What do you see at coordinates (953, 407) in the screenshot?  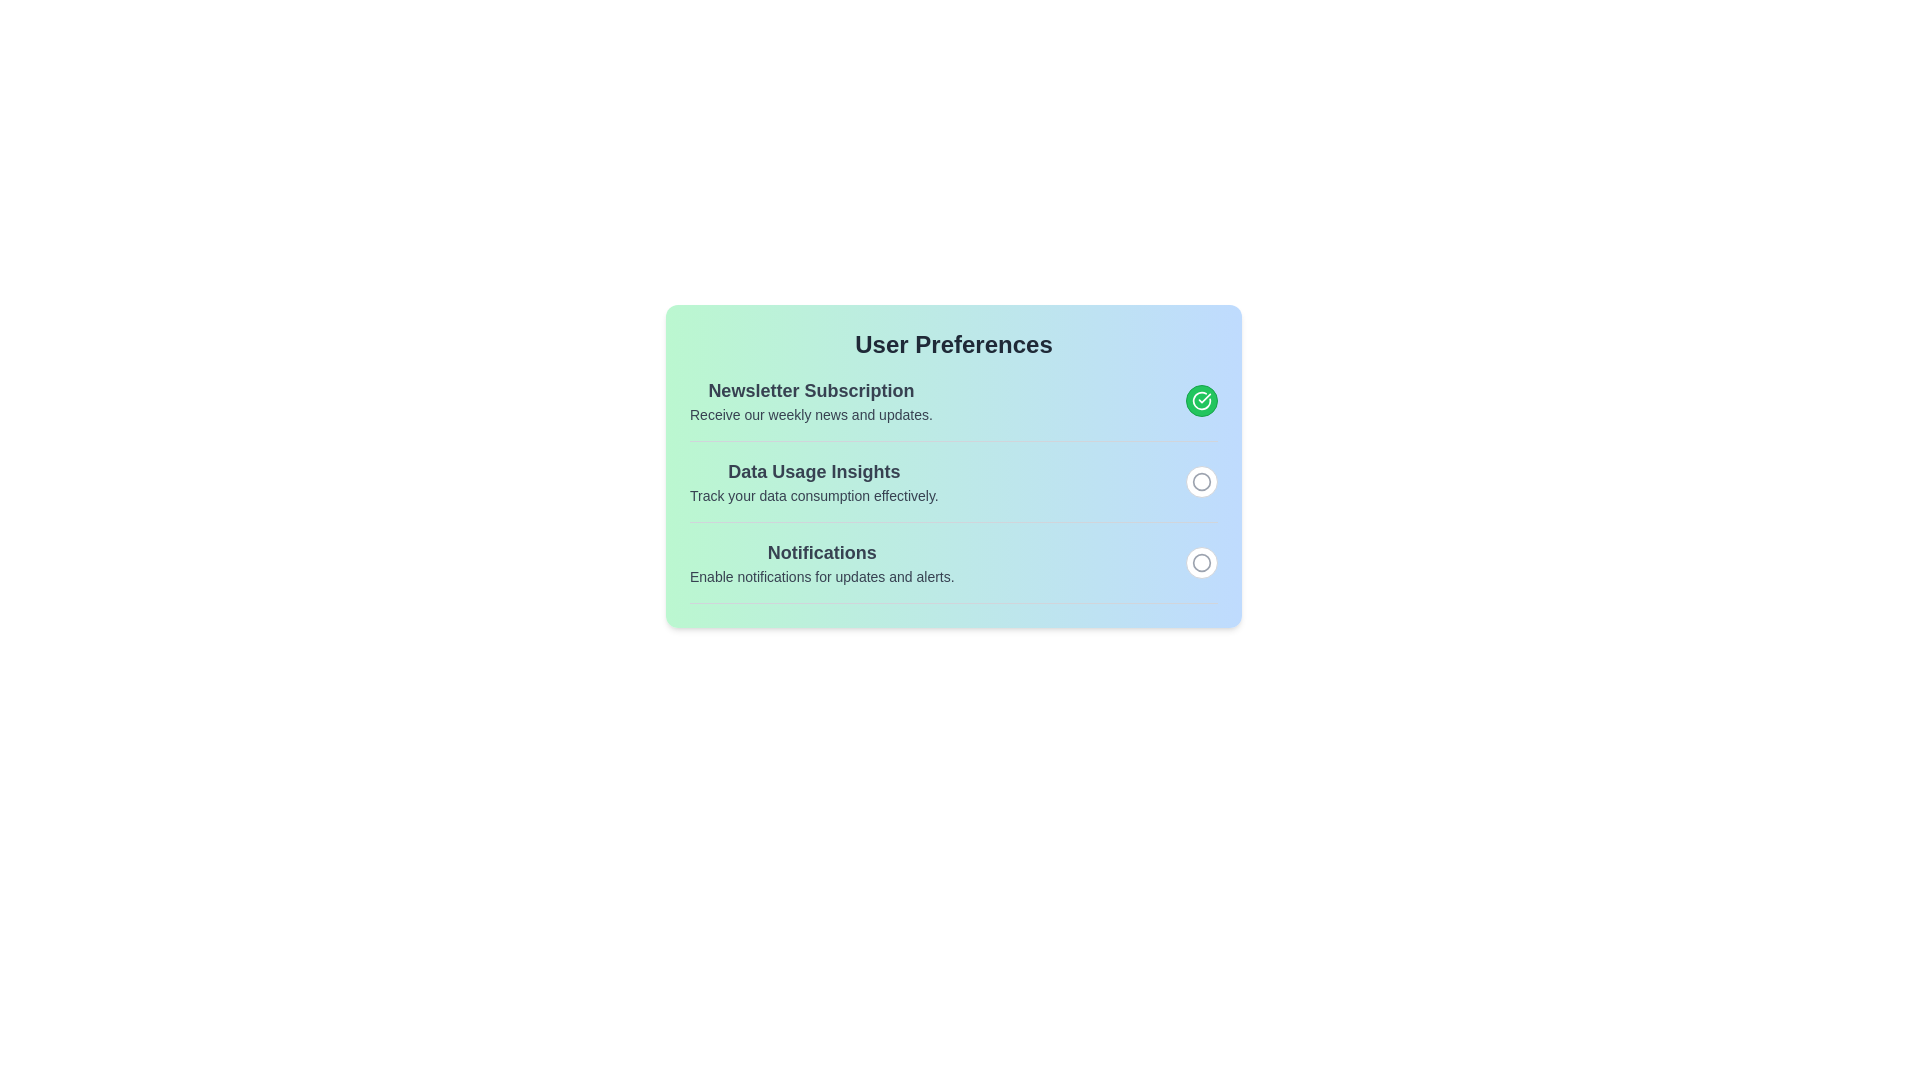 I see `the informational block that displays the subscription status for receiving a newsletter, indicated by a green checkmark, located under 'User Preferences'` at bounding box center [953, 407].